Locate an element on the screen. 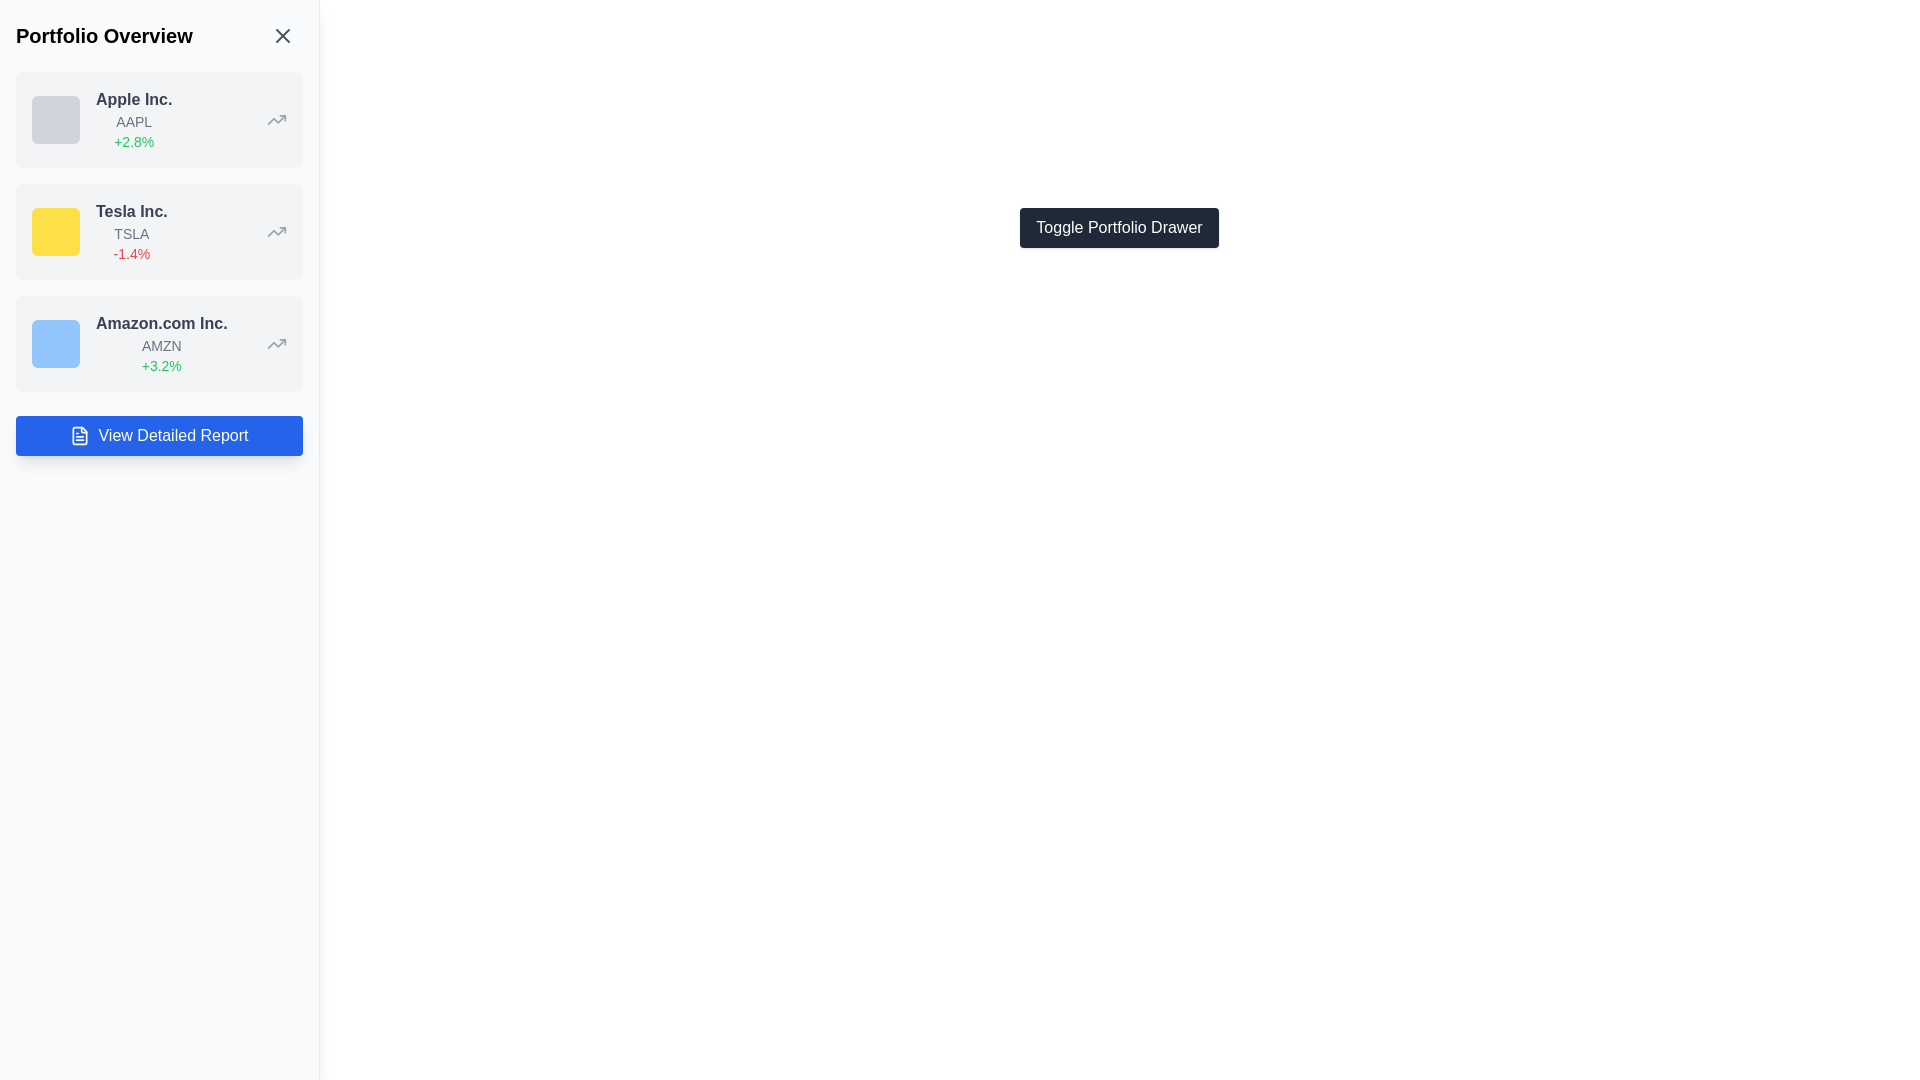 Image resolution: width=1920 pixels, height=1080 pixels. the circular close button with a gray '×' icon located in the top-right corner of the 'Portfolio Overview' header section is located at coordinates (282, 35).